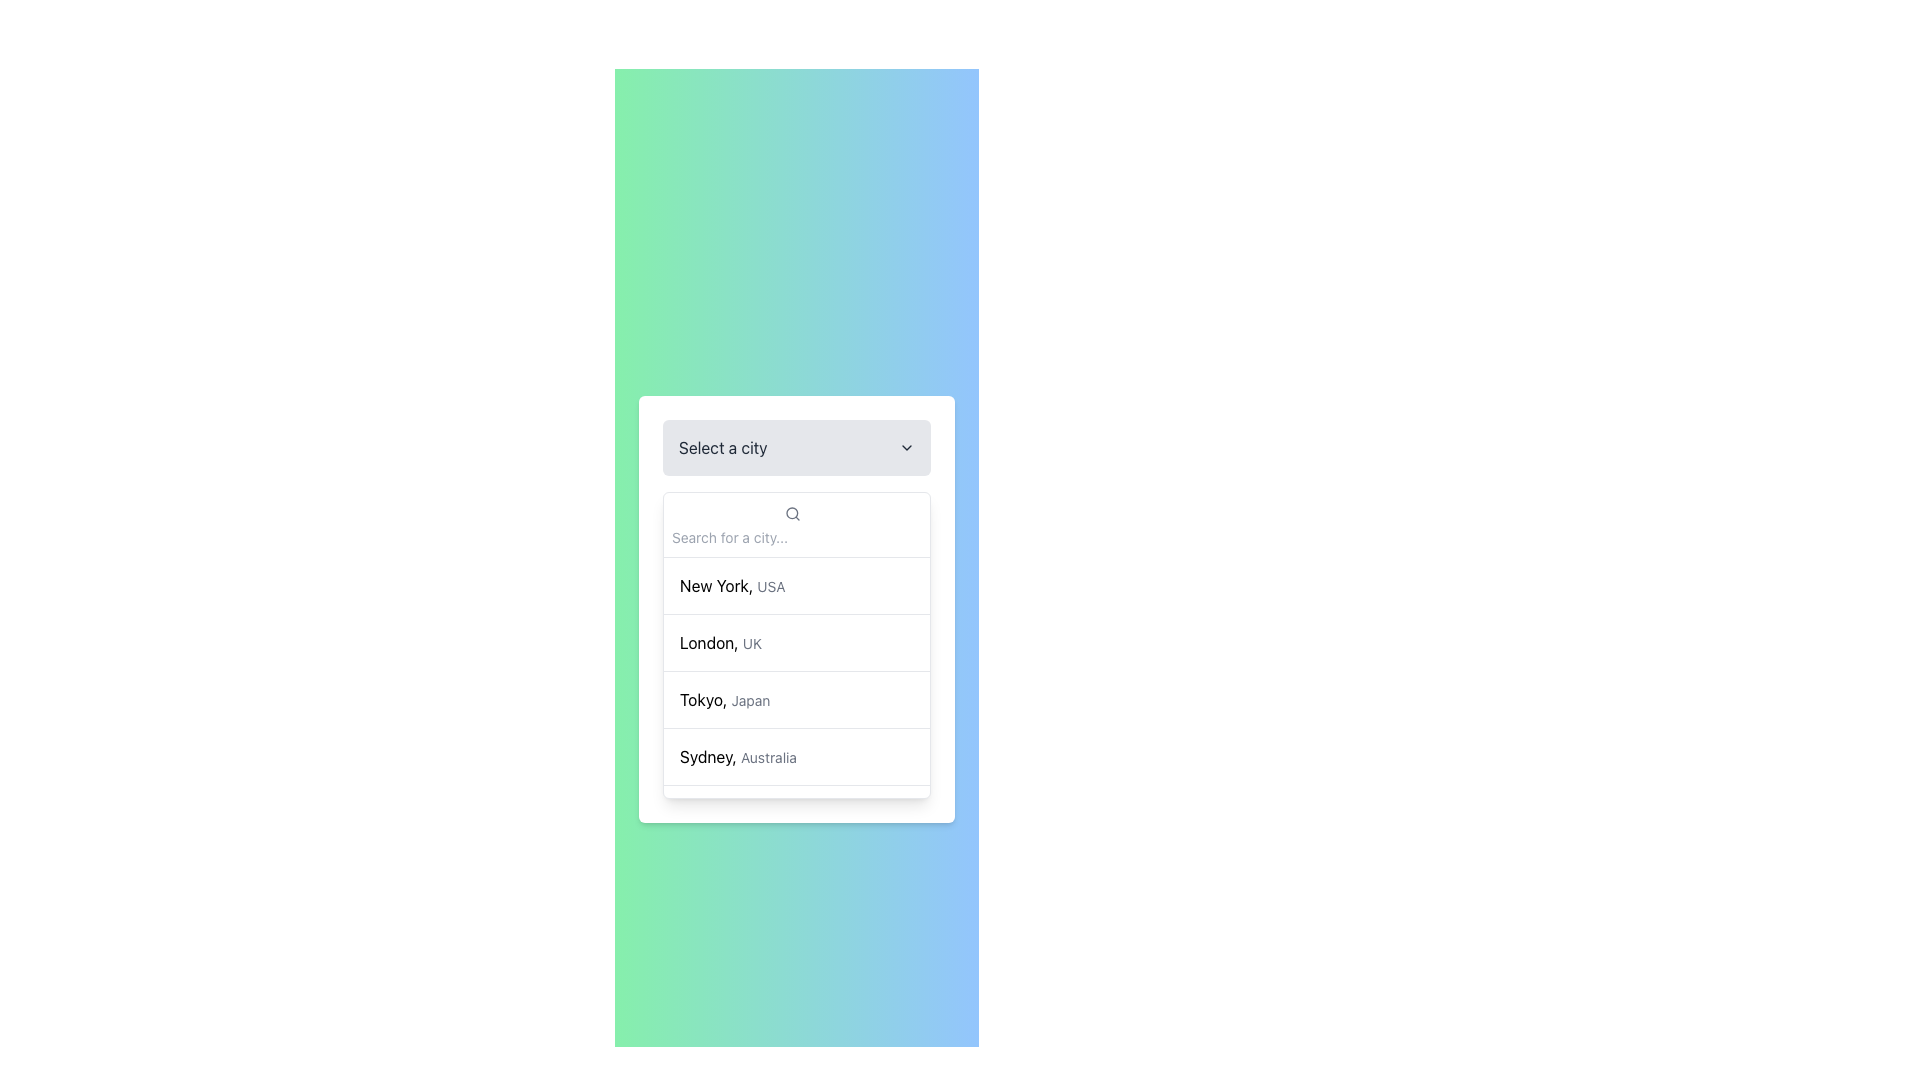  Describe the element at coordinates (720, 642) in the screenshot. I see `the text item displaying 'London, UK' in the dropdown list` at that location.